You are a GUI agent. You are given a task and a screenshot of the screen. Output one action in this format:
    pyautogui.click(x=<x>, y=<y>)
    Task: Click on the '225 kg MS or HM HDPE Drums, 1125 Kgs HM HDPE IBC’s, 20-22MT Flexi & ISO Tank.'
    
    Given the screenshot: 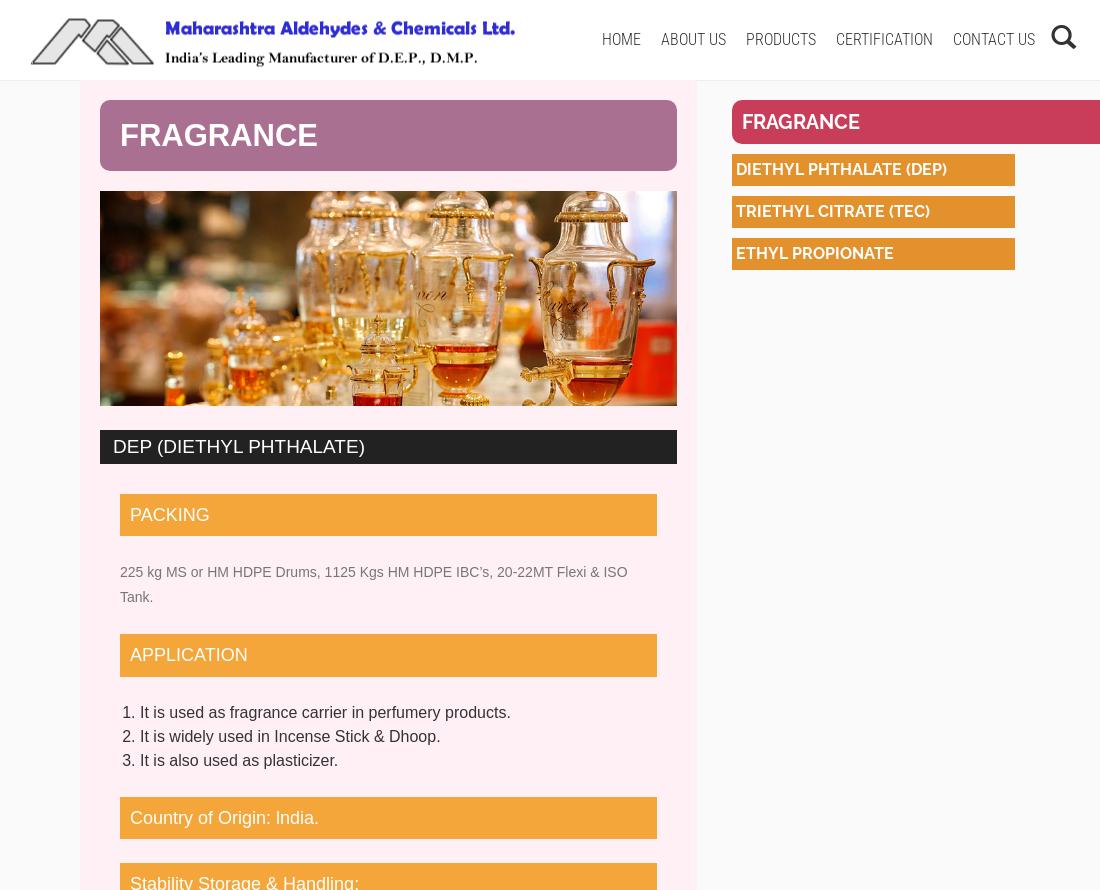 What is the action you would take?
    pyautogui.click(x=373, y=583)
    